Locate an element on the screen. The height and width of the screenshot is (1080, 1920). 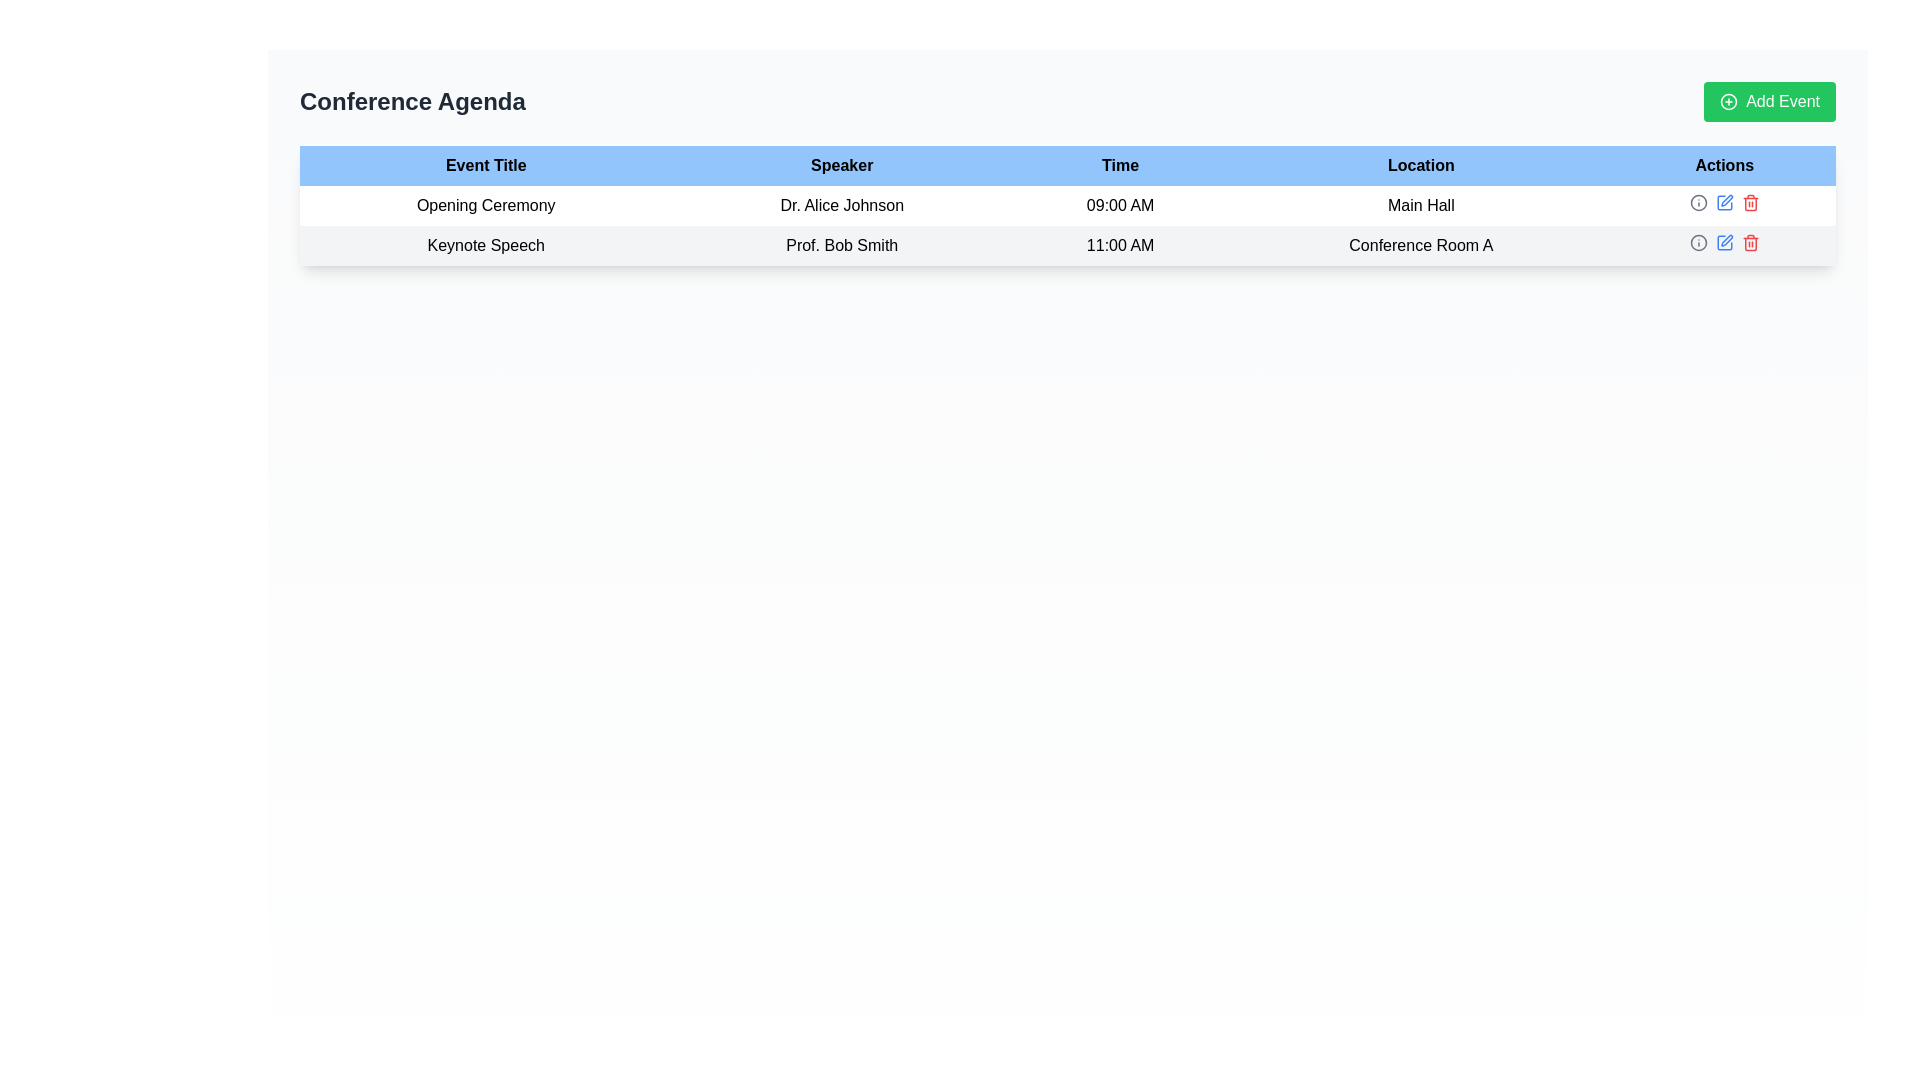
text of the first column header cell in the table, which indicates the titles of events is located at coordinates (486, 164).